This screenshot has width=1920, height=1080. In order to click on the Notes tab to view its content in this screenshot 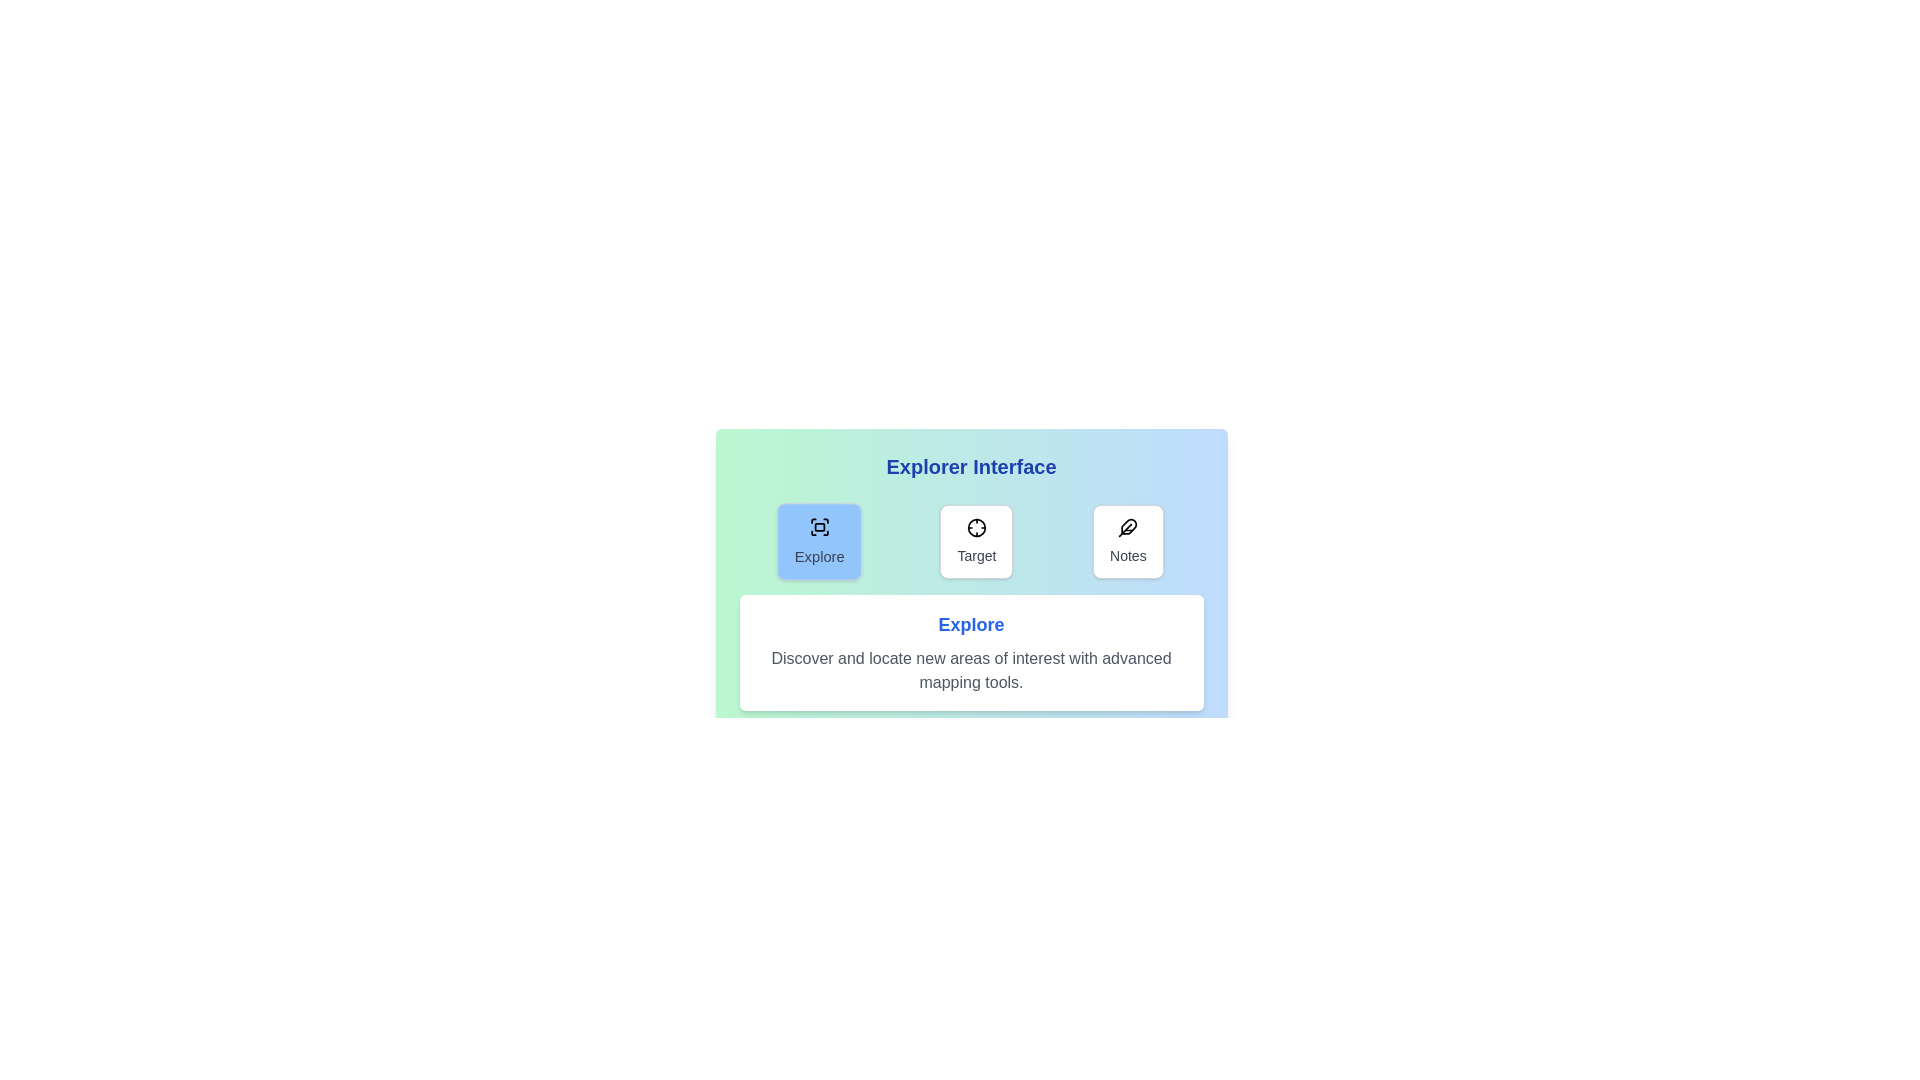, I will do `click(1128, 542)`.